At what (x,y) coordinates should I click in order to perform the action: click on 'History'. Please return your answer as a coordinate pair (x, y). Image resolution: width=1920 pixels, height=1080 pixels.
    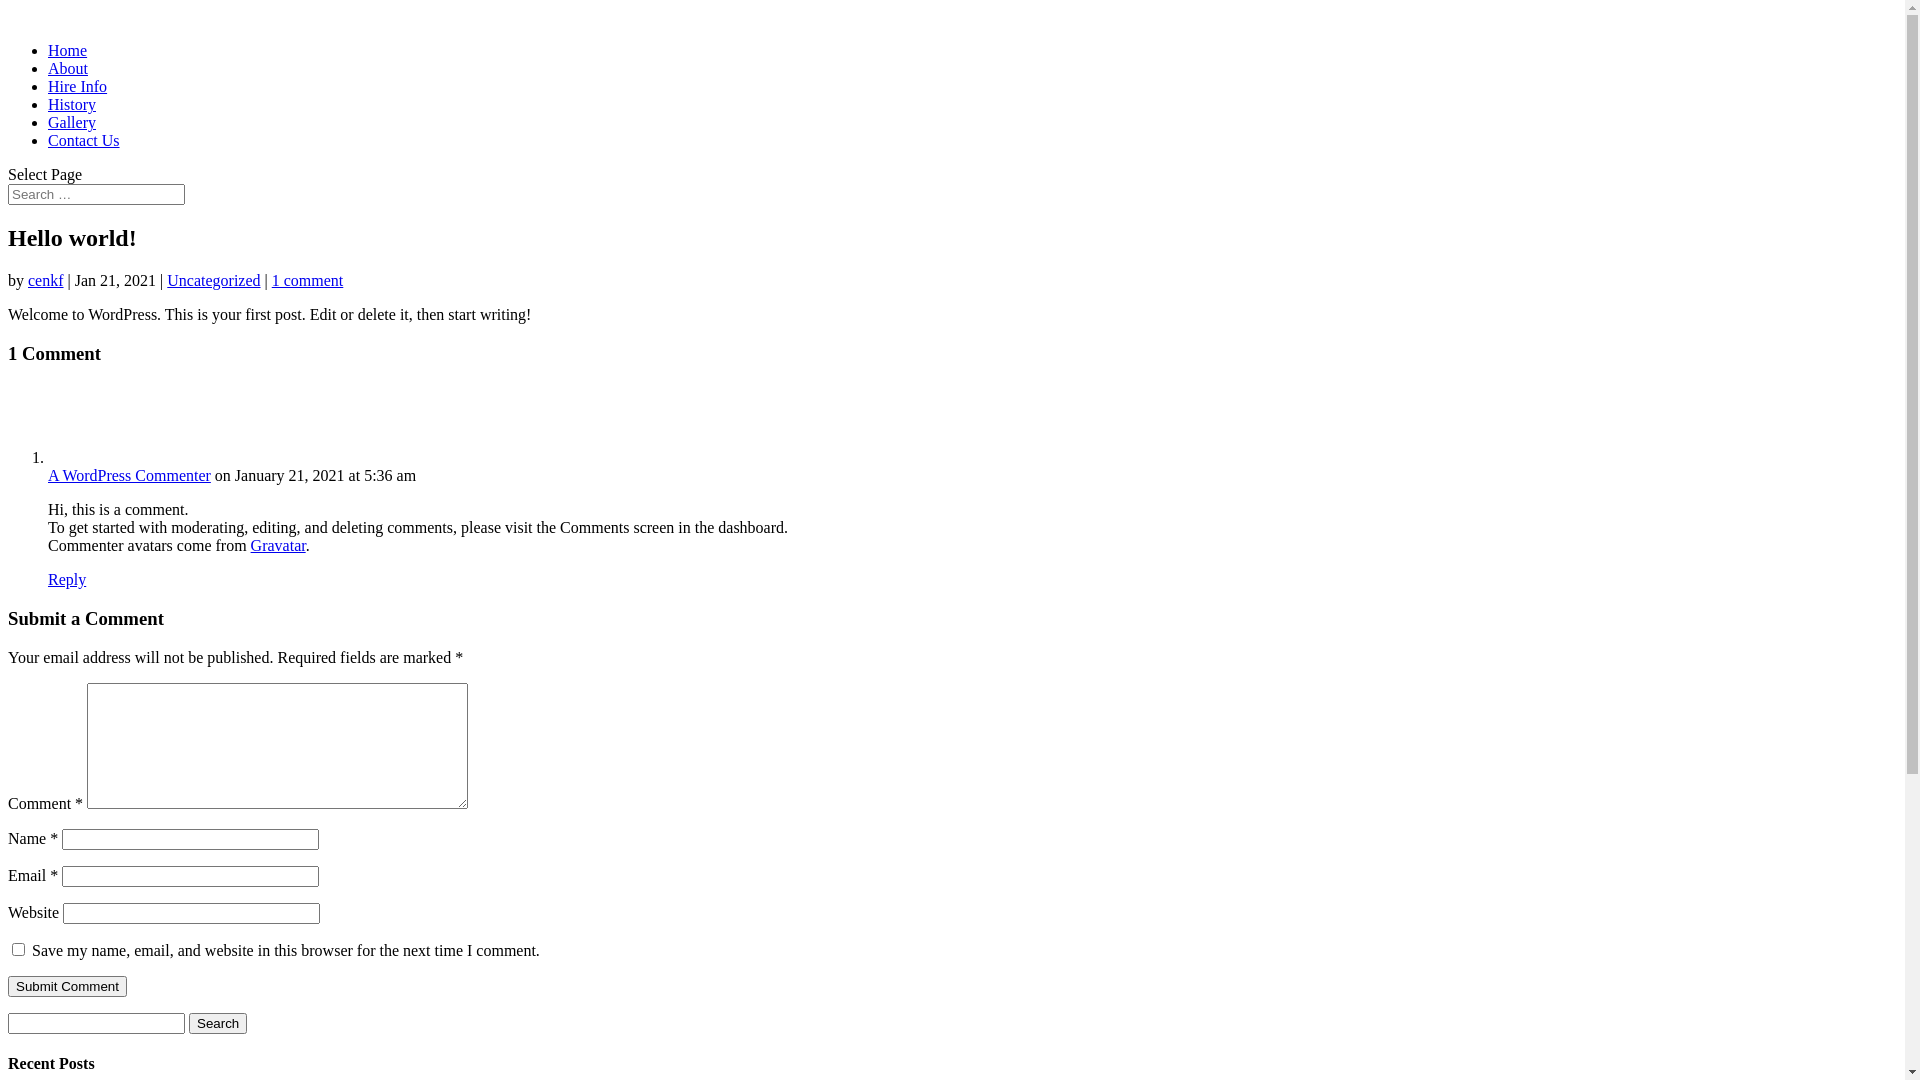
    Looking at the image, I should click on (72, 104).